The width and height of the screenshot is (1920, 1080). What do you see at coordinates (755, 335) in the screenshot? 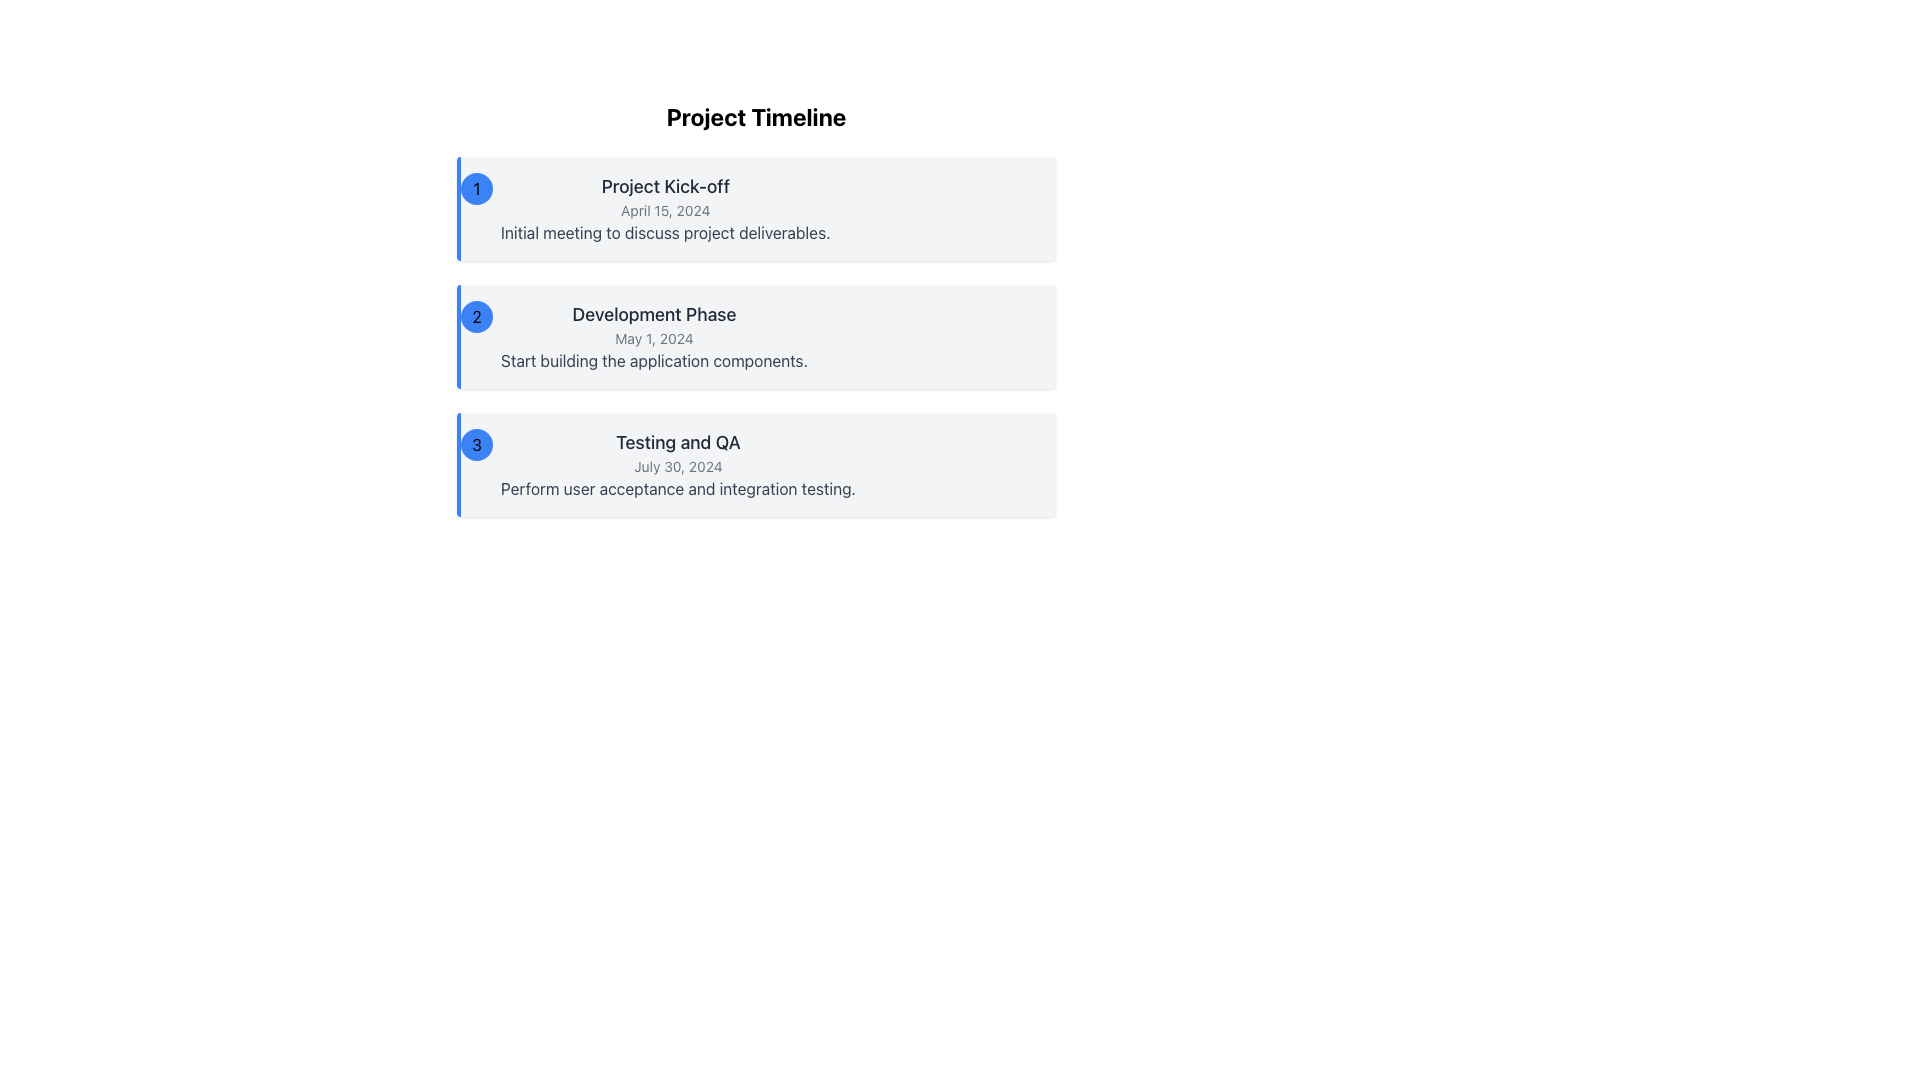
I see `the 'Development Phase' milestone in the project timeline, which is the second milestone in a vertically stacked display` at bounding box center [755, 335].